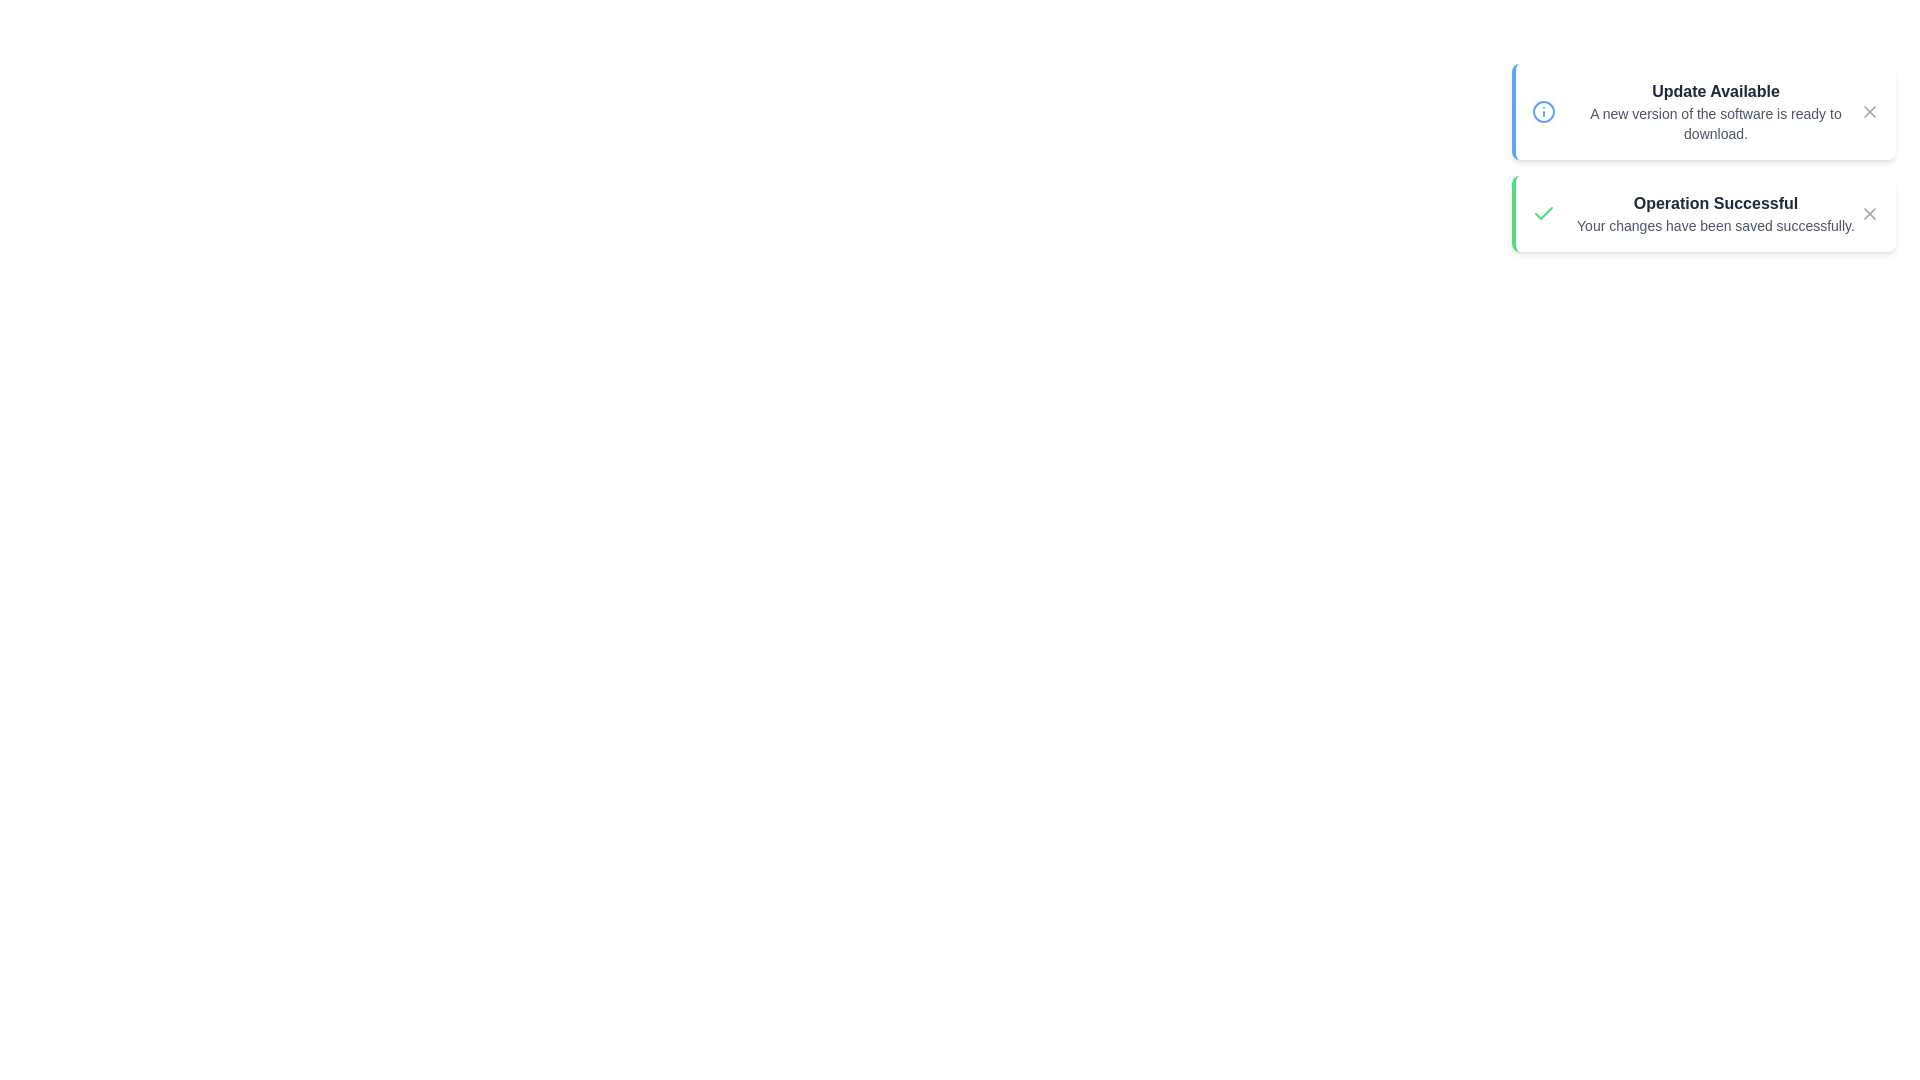 This screenshot has height=1080, width=1920. What do you see at coordinates (1715, 225) in the screenshot?
I see `the text label providing additional context indicating the successful completion of a recent operation, located directly below 'Operation Successful' in the notification card` at bounding box center [1715, 225].